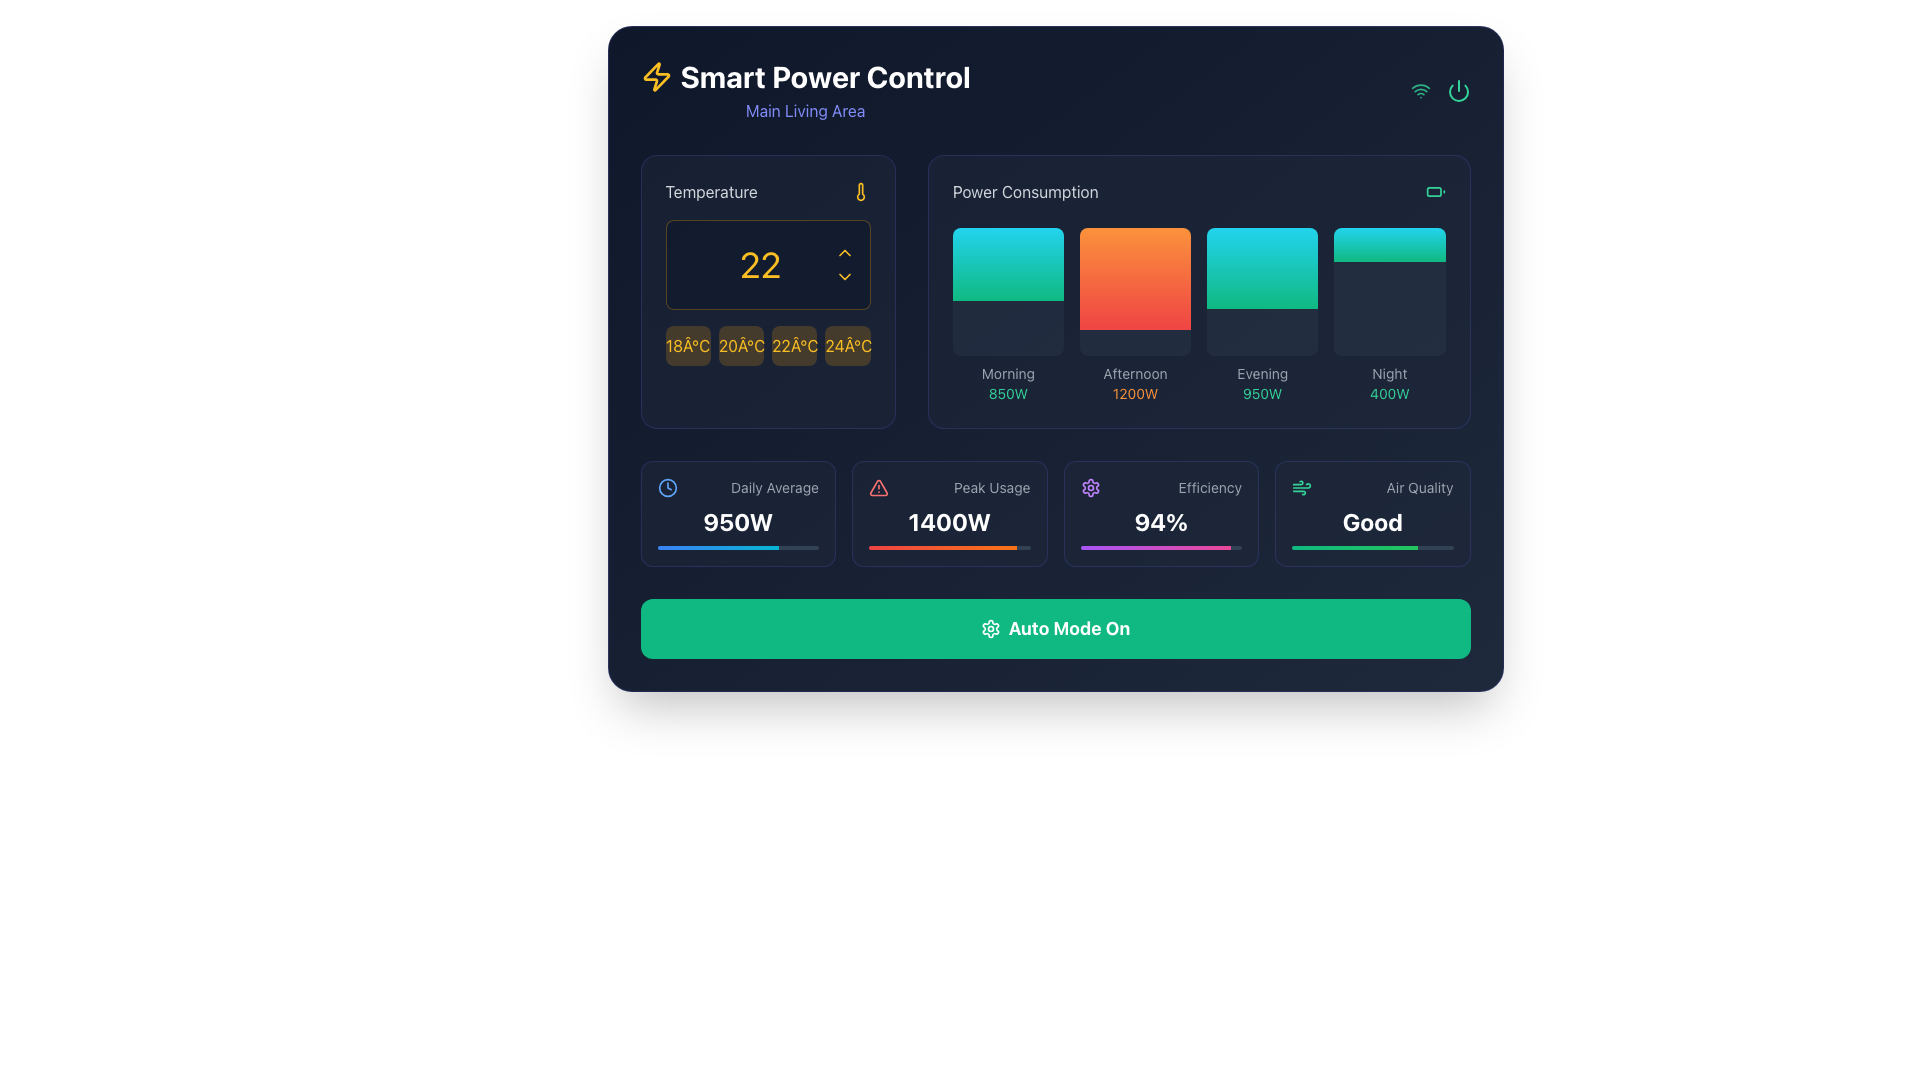 Image resolution: width=1920 pixels, height=1080 pixels. What do you see at coordinates (1054, 292) in the screenshot?
I see `the gradient bars for power consumption in the Grid Layout under the 'Main Living Area' heading of the 'Smart Power Control' interface` at bounding box center [1054, 292].